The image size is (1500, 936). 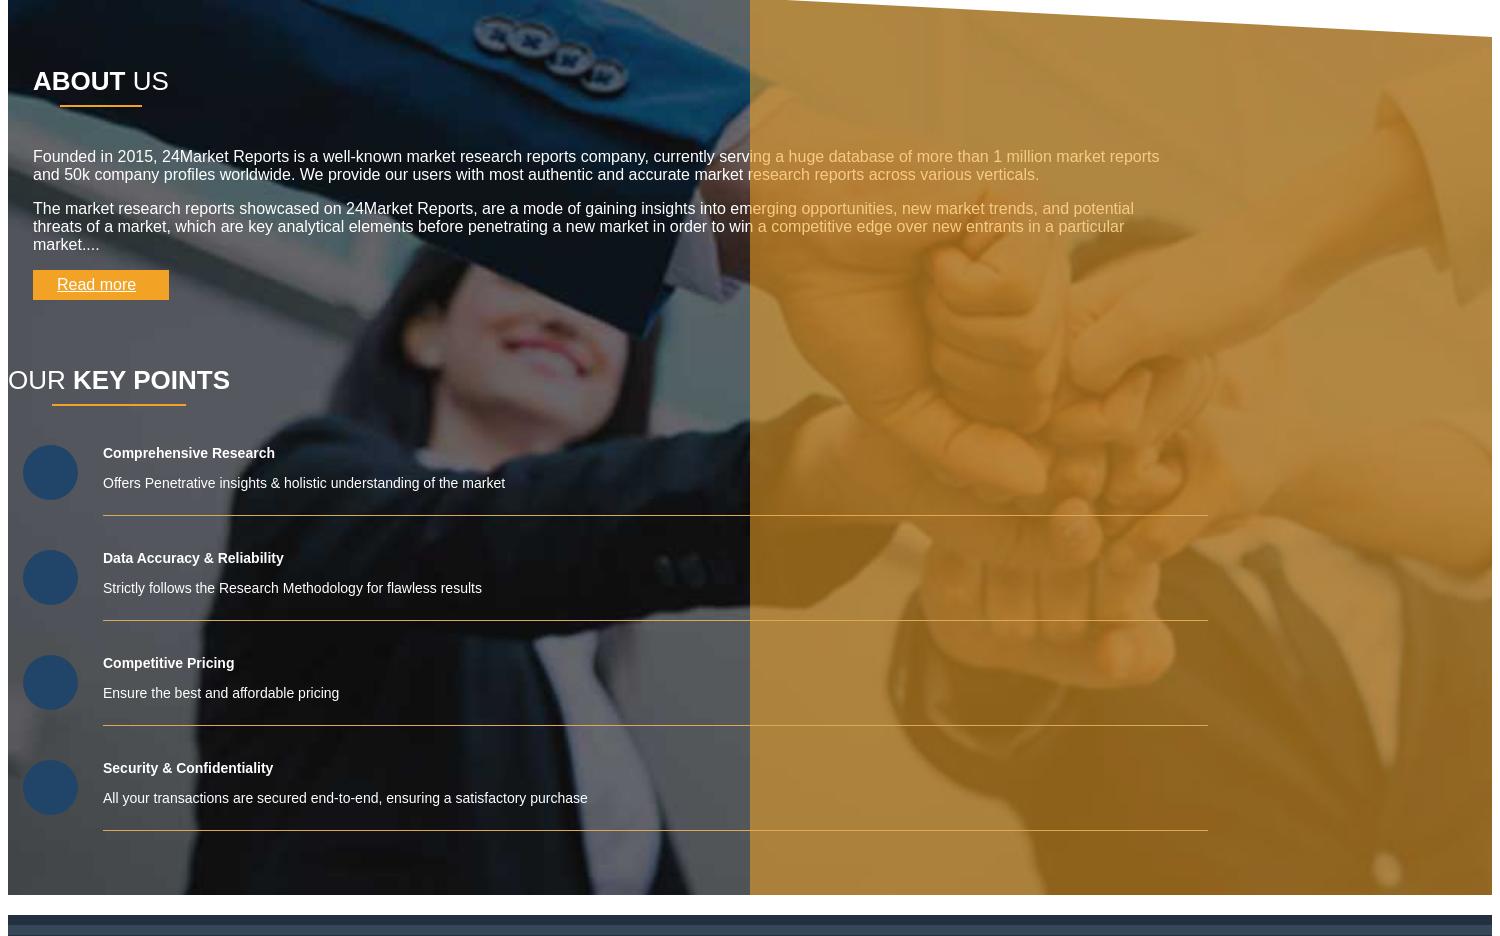 I want to click on 'Read more', so click(x=95, y=284).